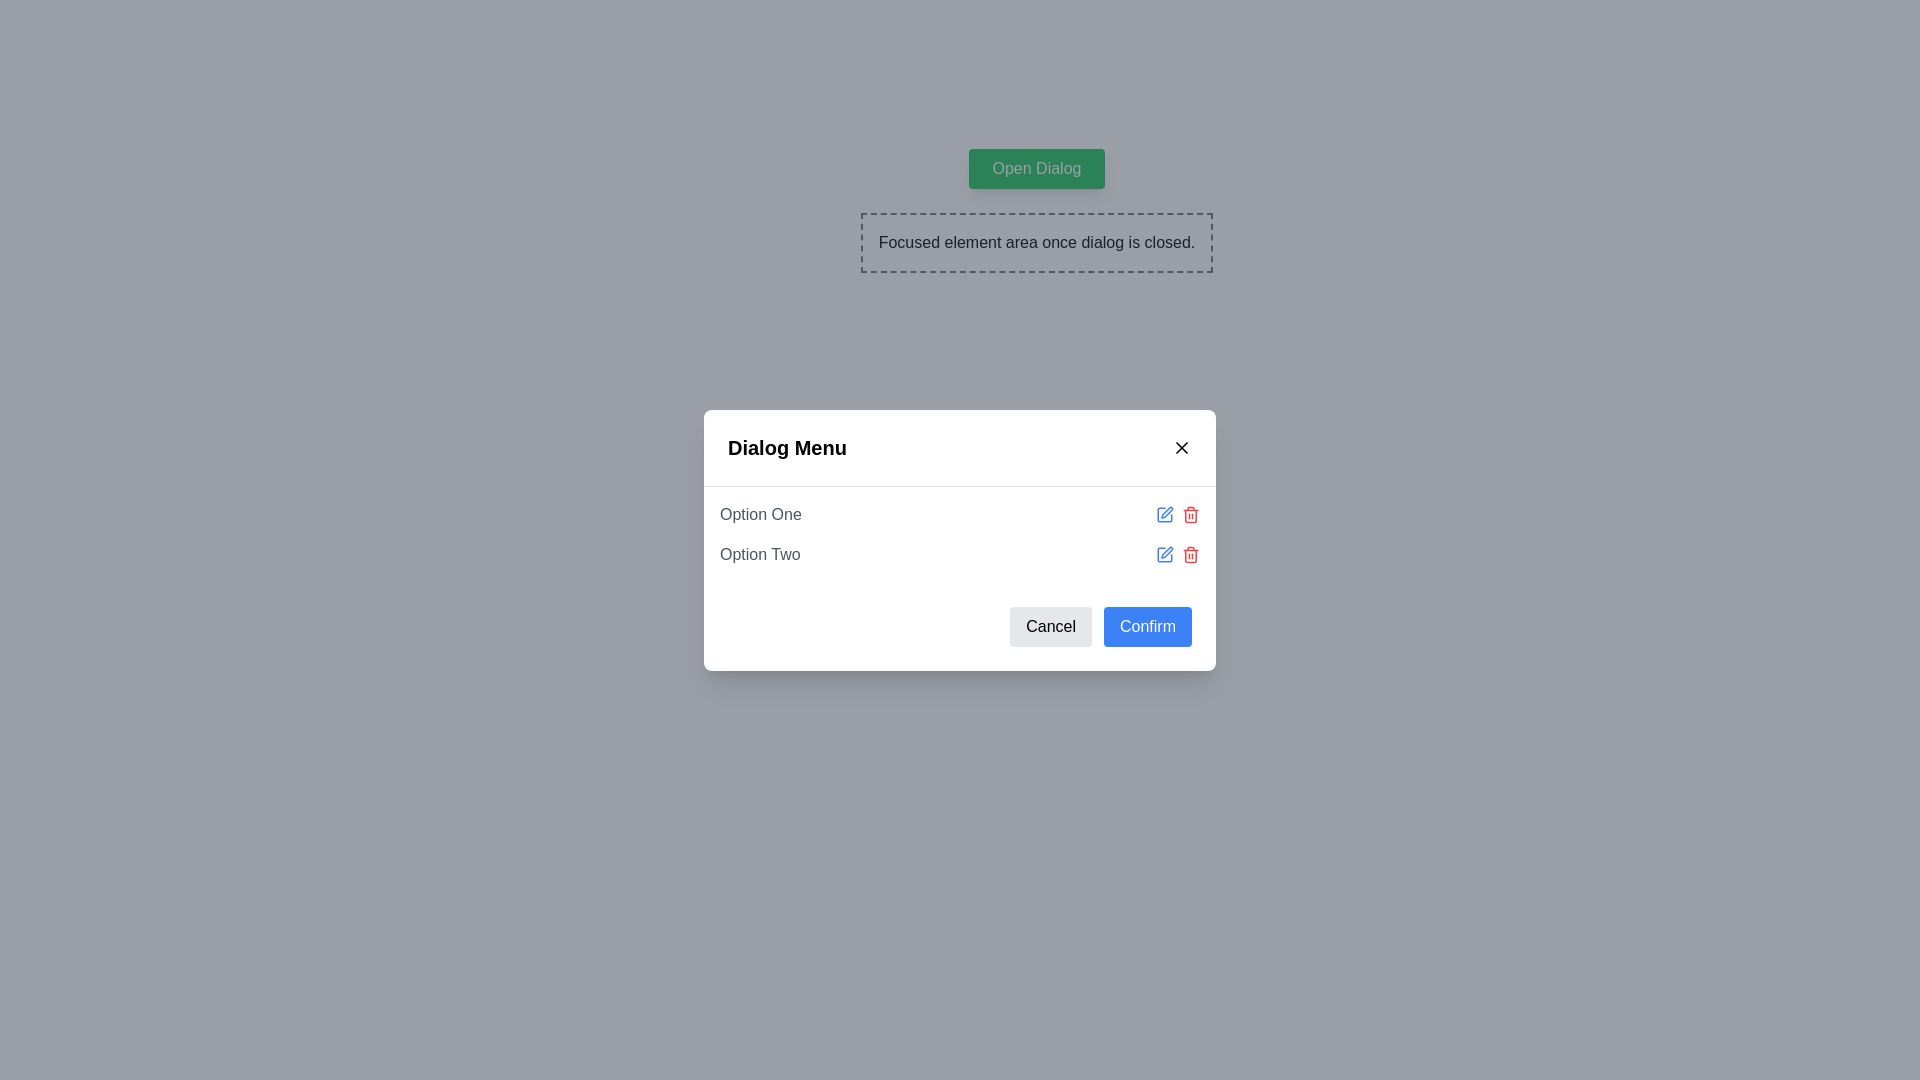 The image size is (1920, 1080). Describe the element at coordinates (1165, 554) in the screenshot. I see `the edit icon button located to the left of the trash bin icon in the second row of the dialog menu` at that location.